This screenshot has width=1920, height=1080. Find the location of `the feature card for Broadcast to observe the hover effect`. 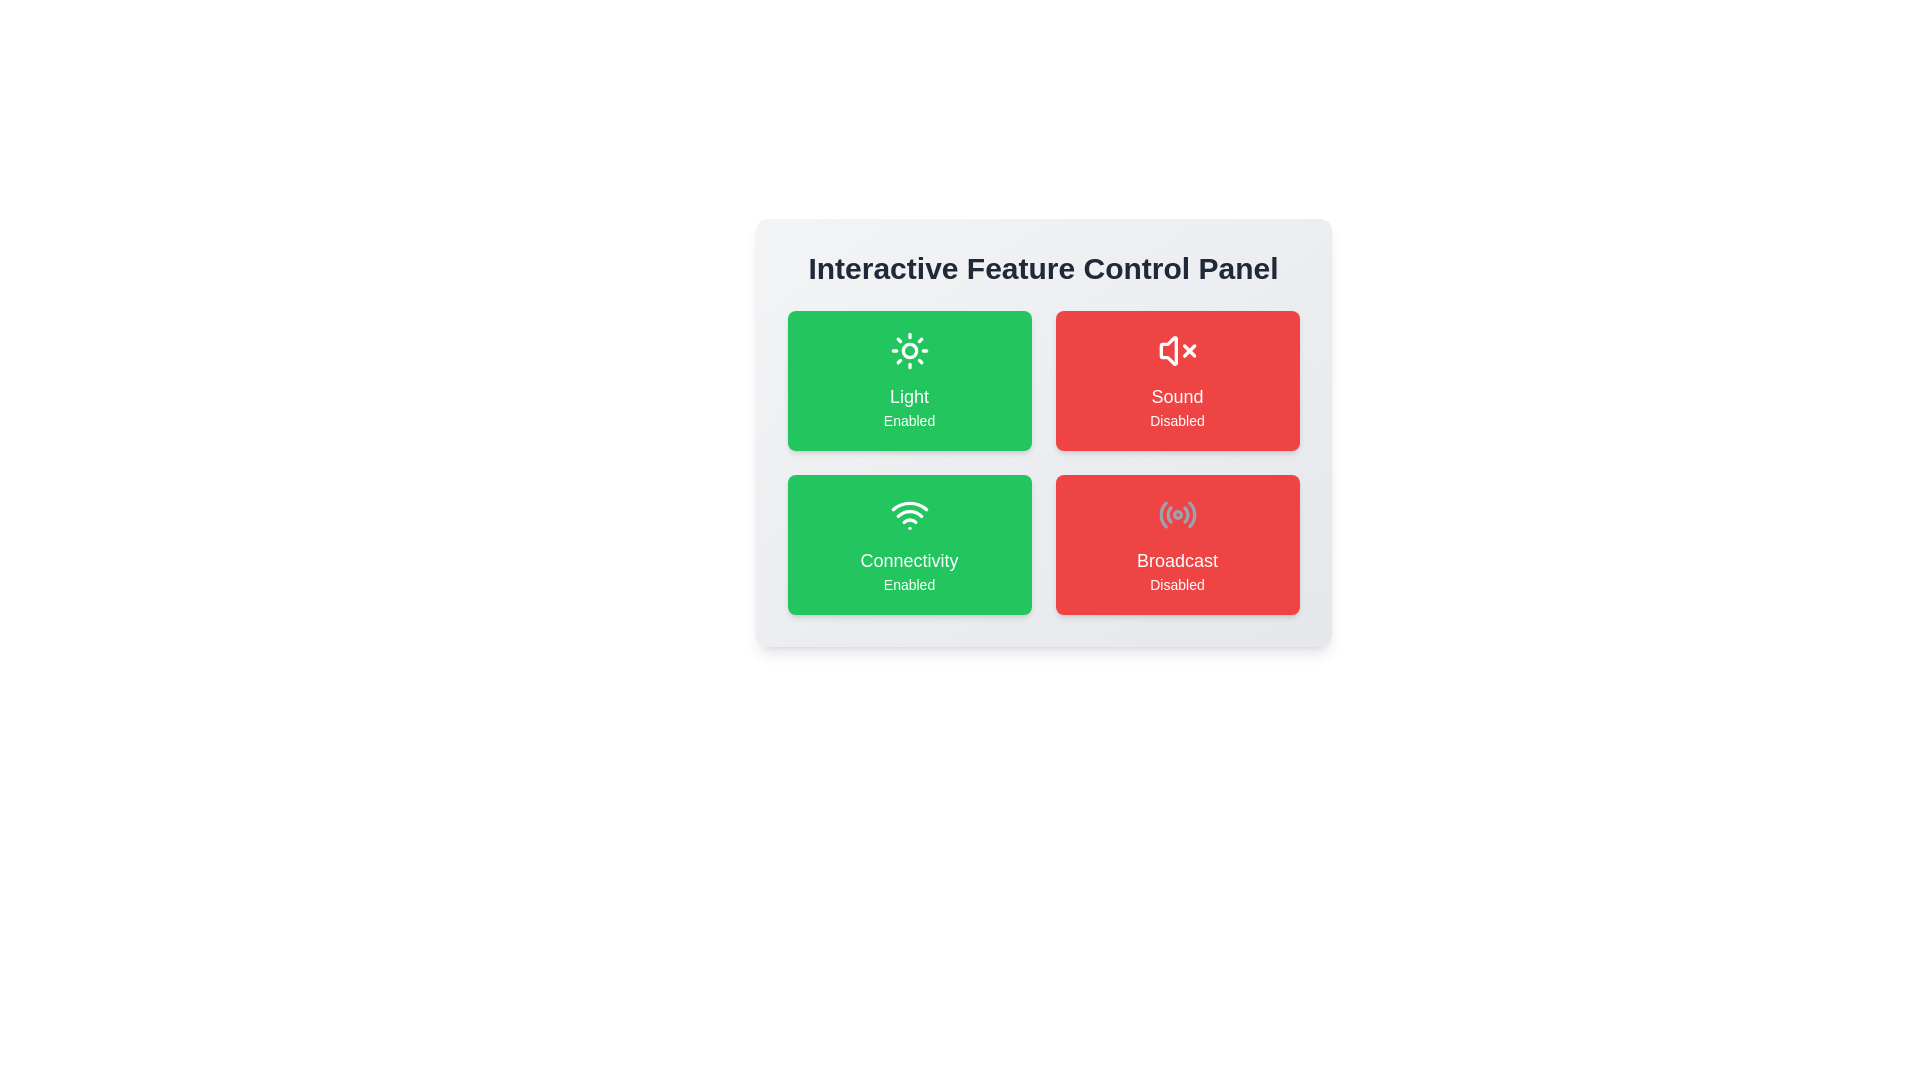

the feature card for Broadcast to observe the hover effect is located at coordinates (1177, 544).